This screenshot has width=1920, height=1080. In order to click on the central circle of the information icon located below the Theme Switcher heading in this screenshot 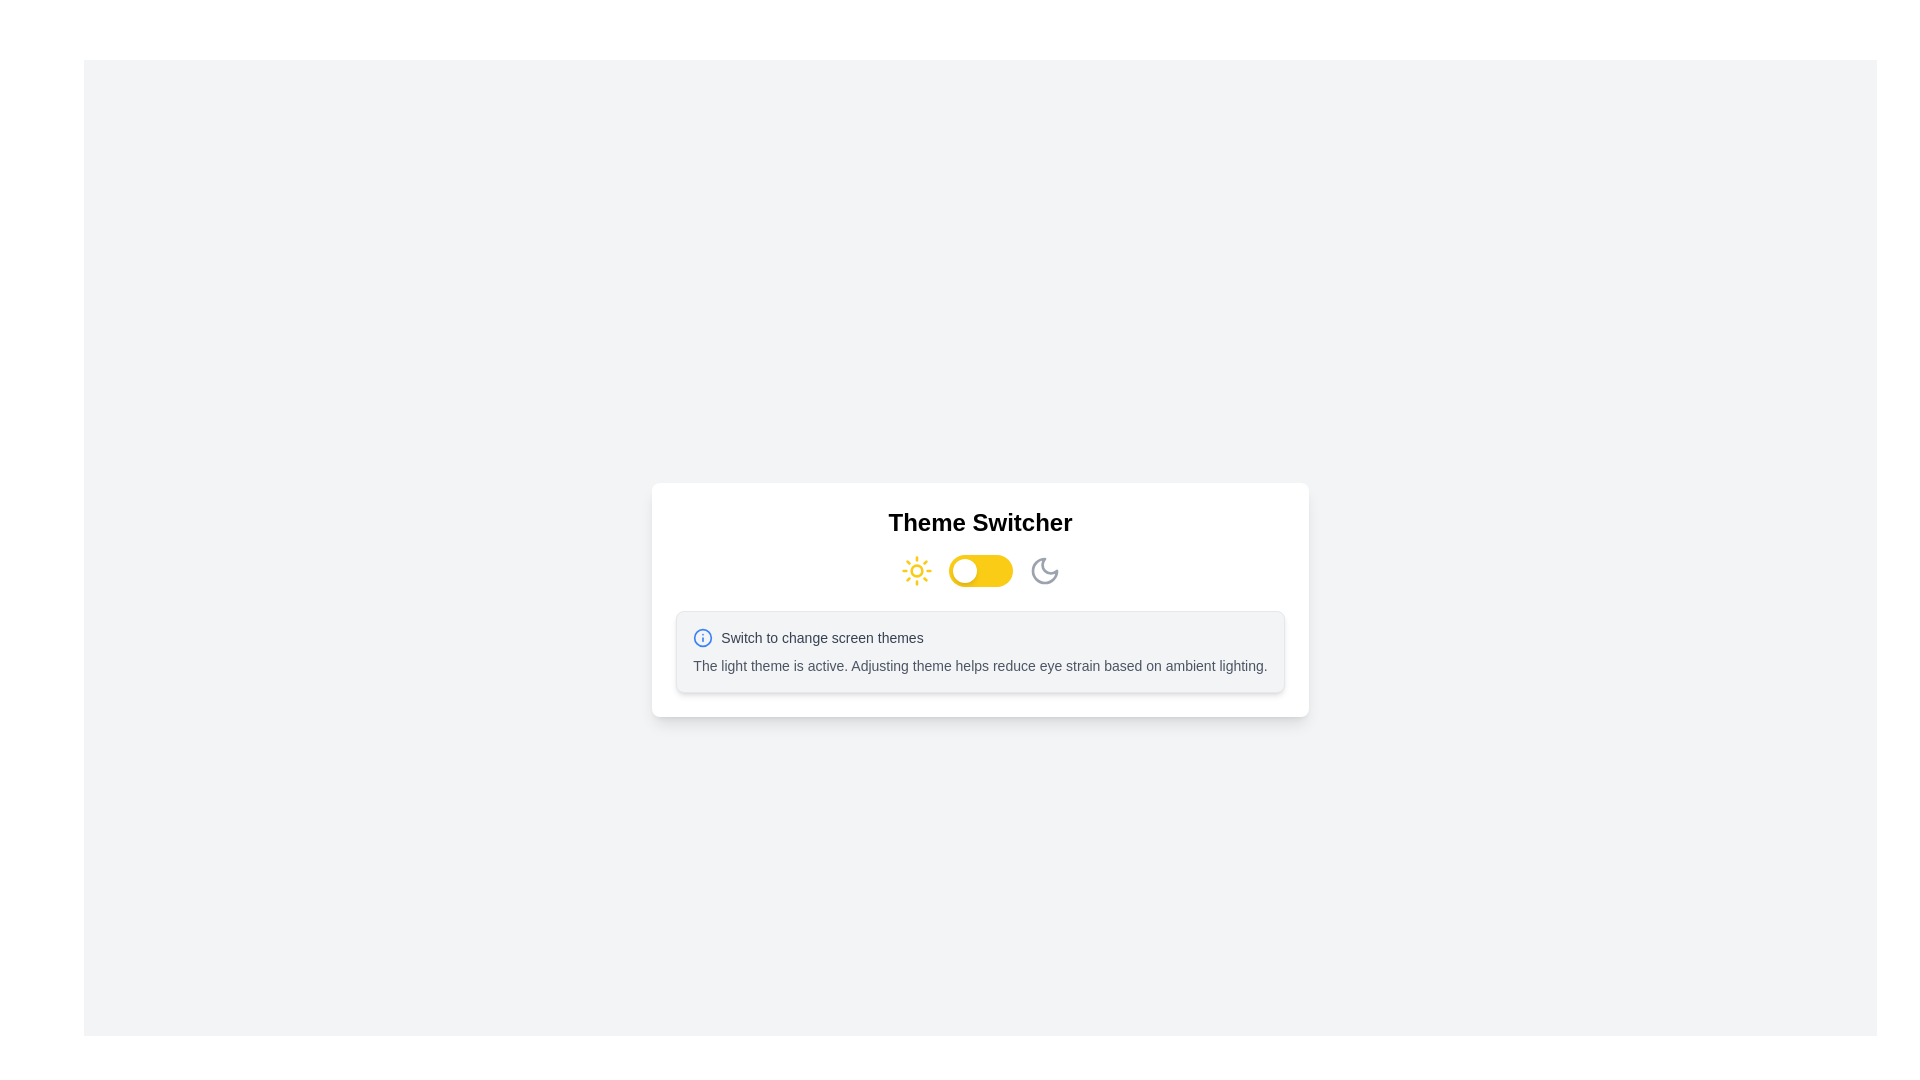, I will do `click(703, 637)`.